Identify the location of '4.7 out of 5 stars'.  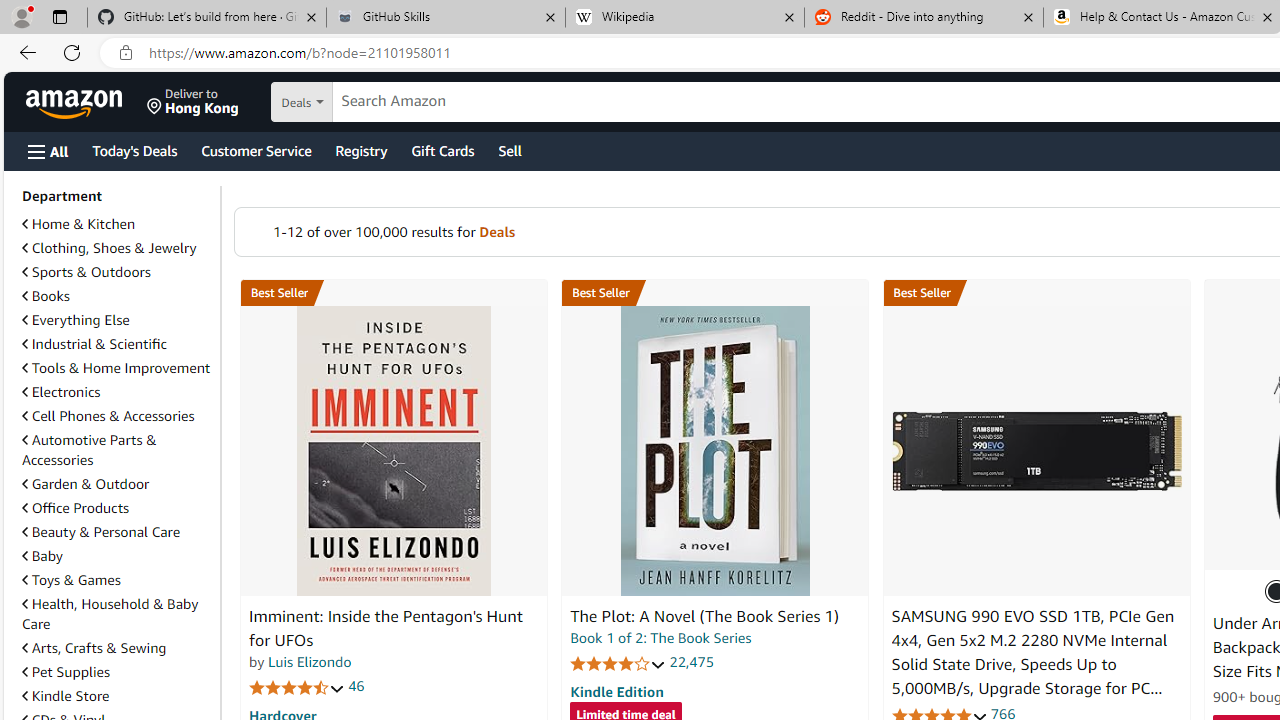
(296, 686).